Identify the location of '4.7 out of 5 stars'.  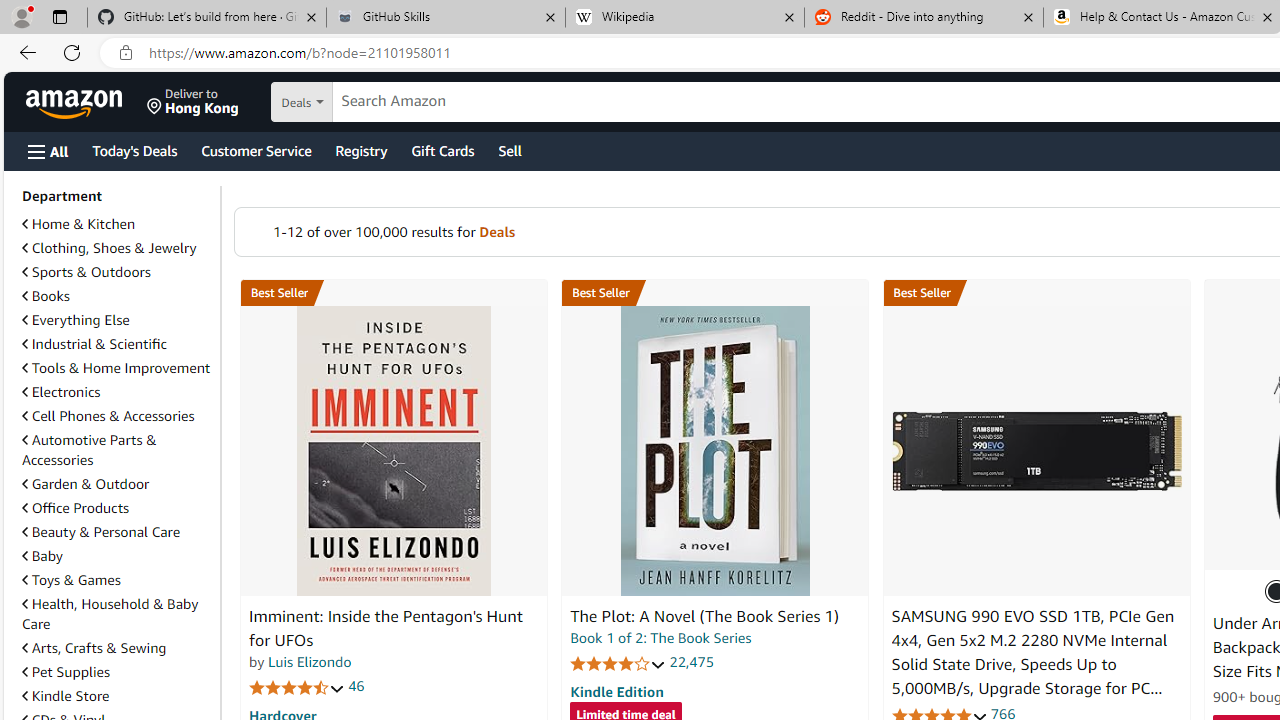
(296, 686).